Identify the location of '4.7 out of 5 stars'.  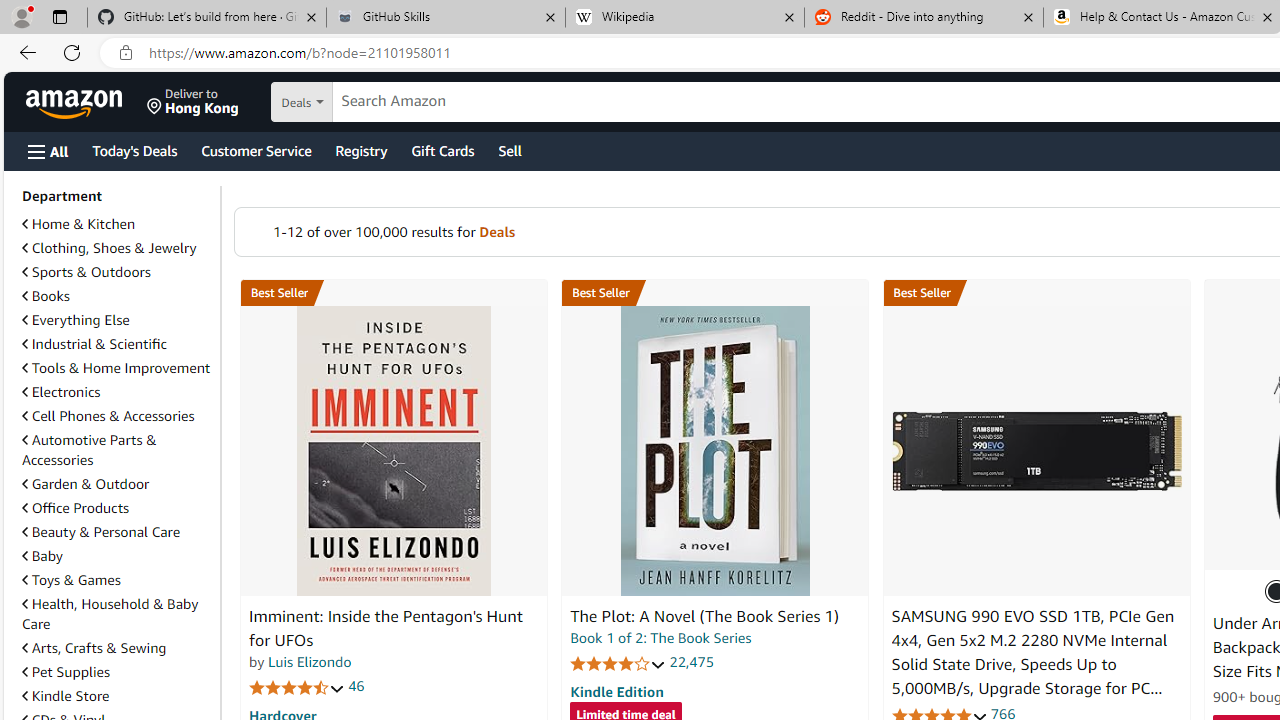
(296, 686).